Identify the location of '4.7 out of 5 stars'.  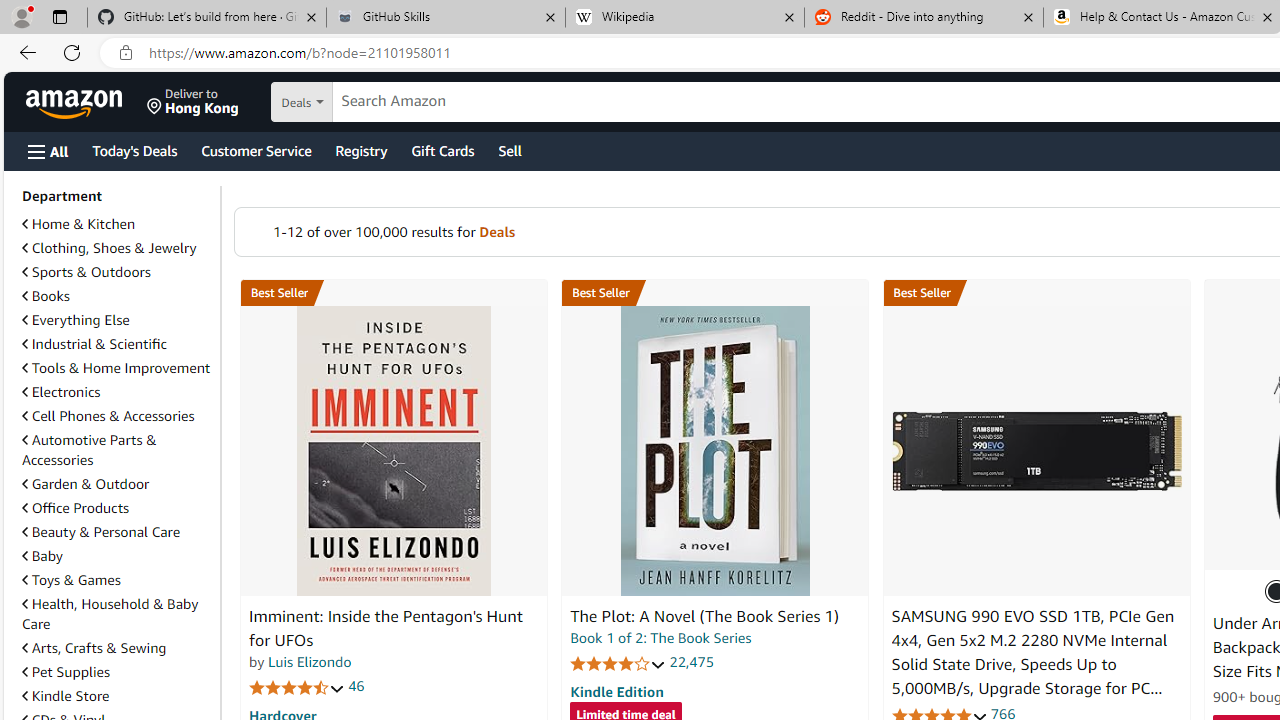
(296, 686).